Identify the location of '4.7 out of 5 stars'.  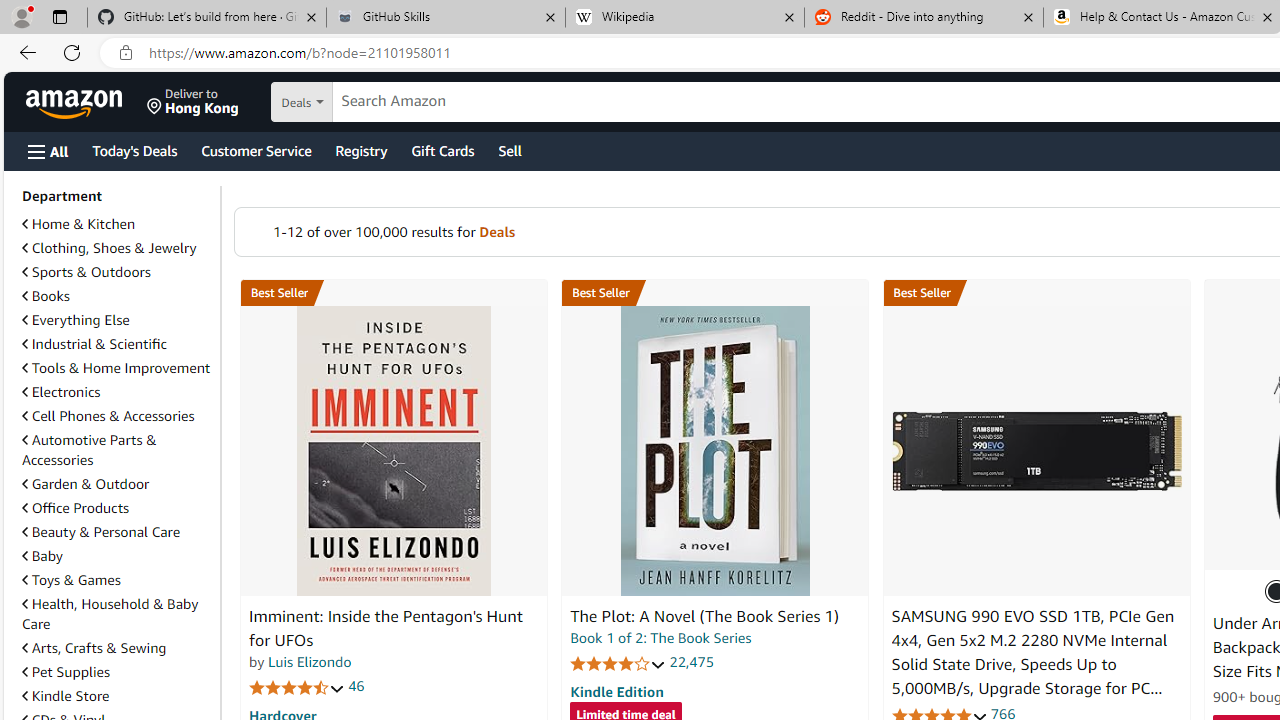
(296, 686).